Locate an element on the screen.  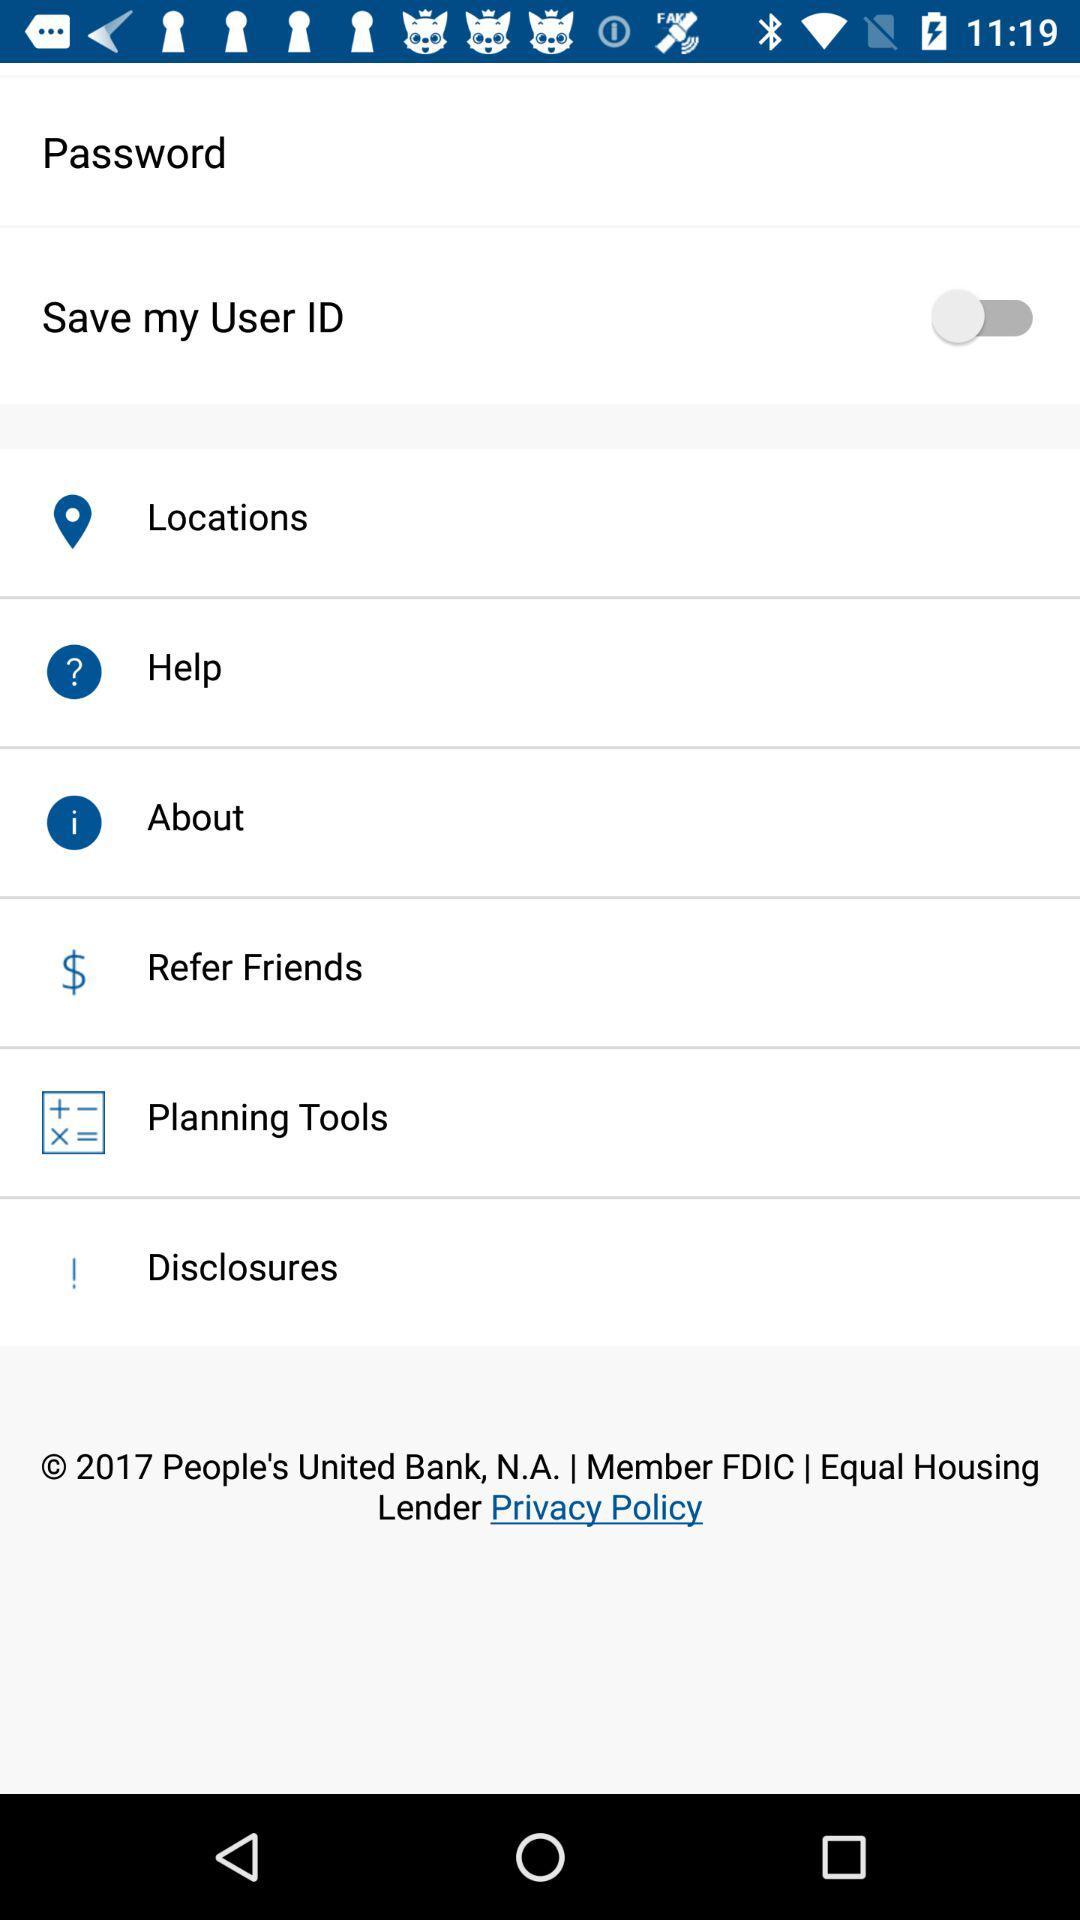
refer friends icon is located at coordinates (233, 965).